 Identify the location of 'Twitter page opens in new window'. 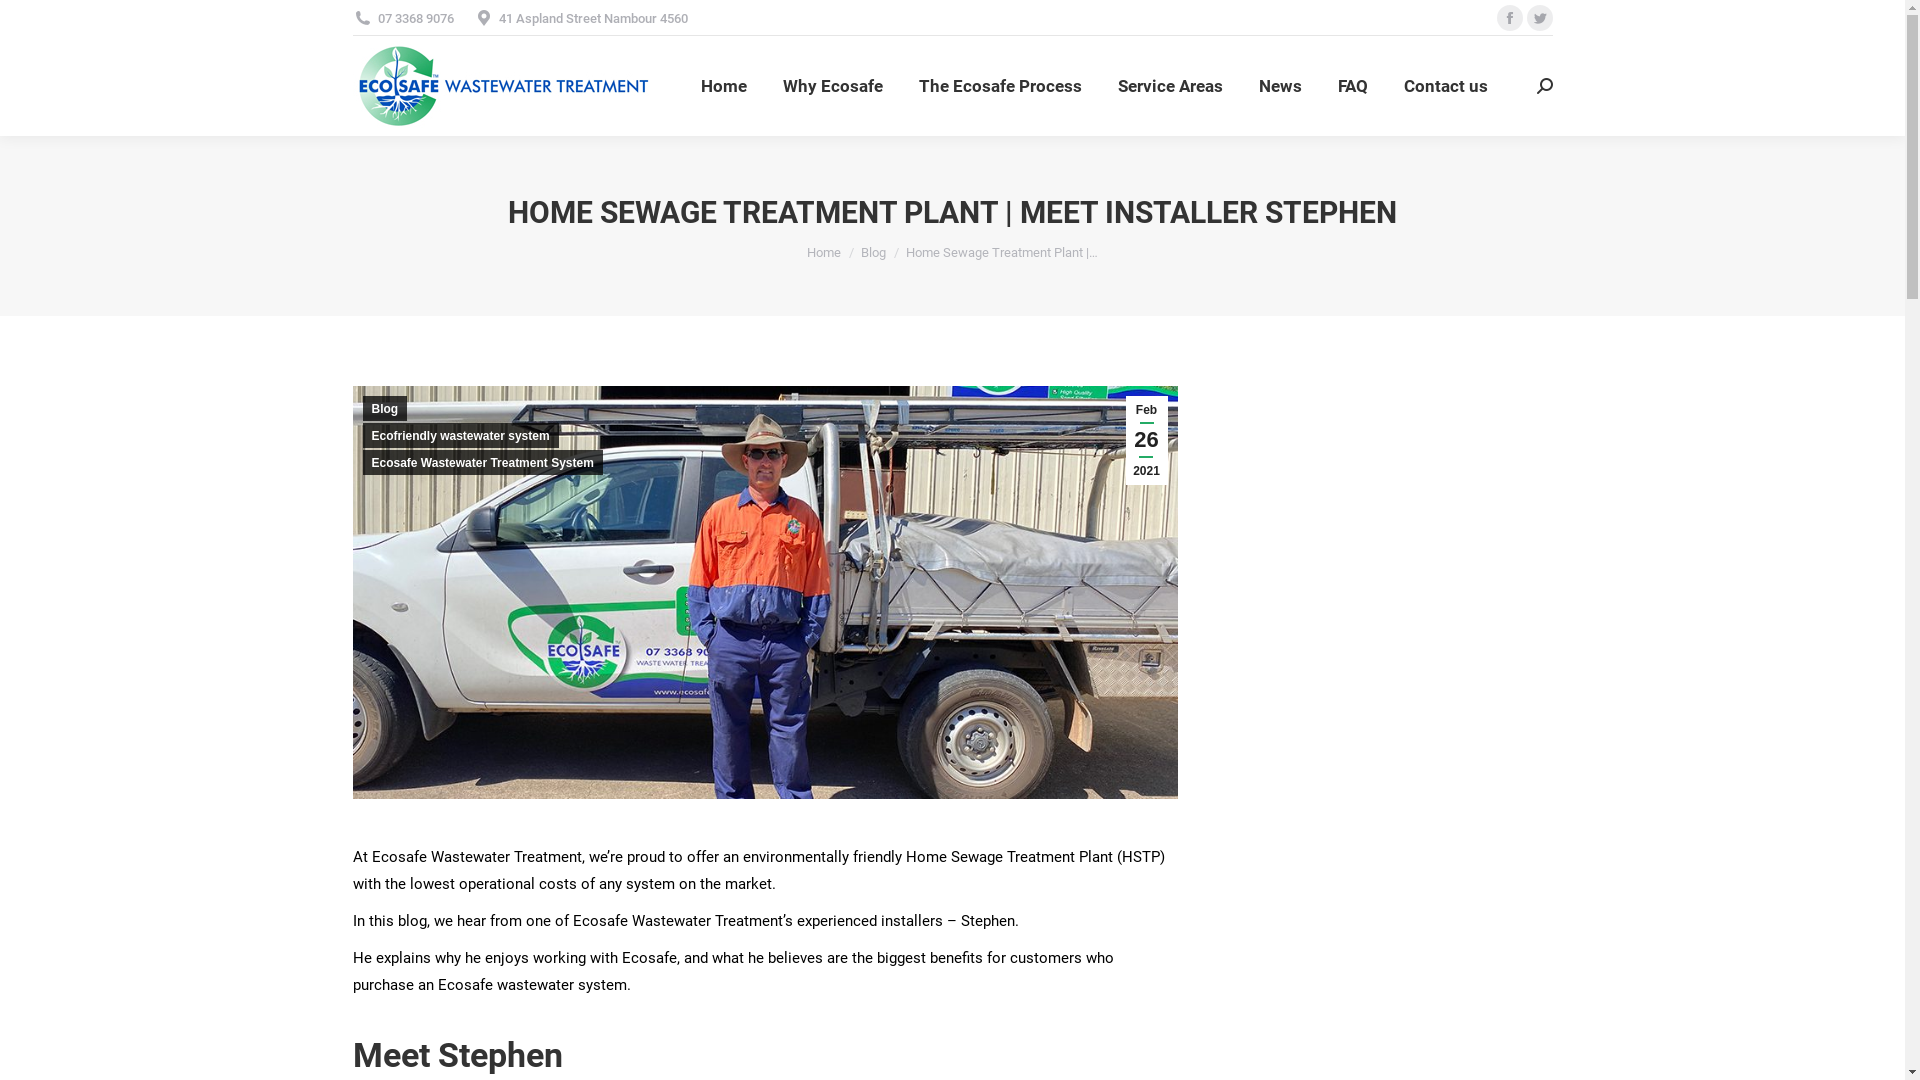
(1525, 18).